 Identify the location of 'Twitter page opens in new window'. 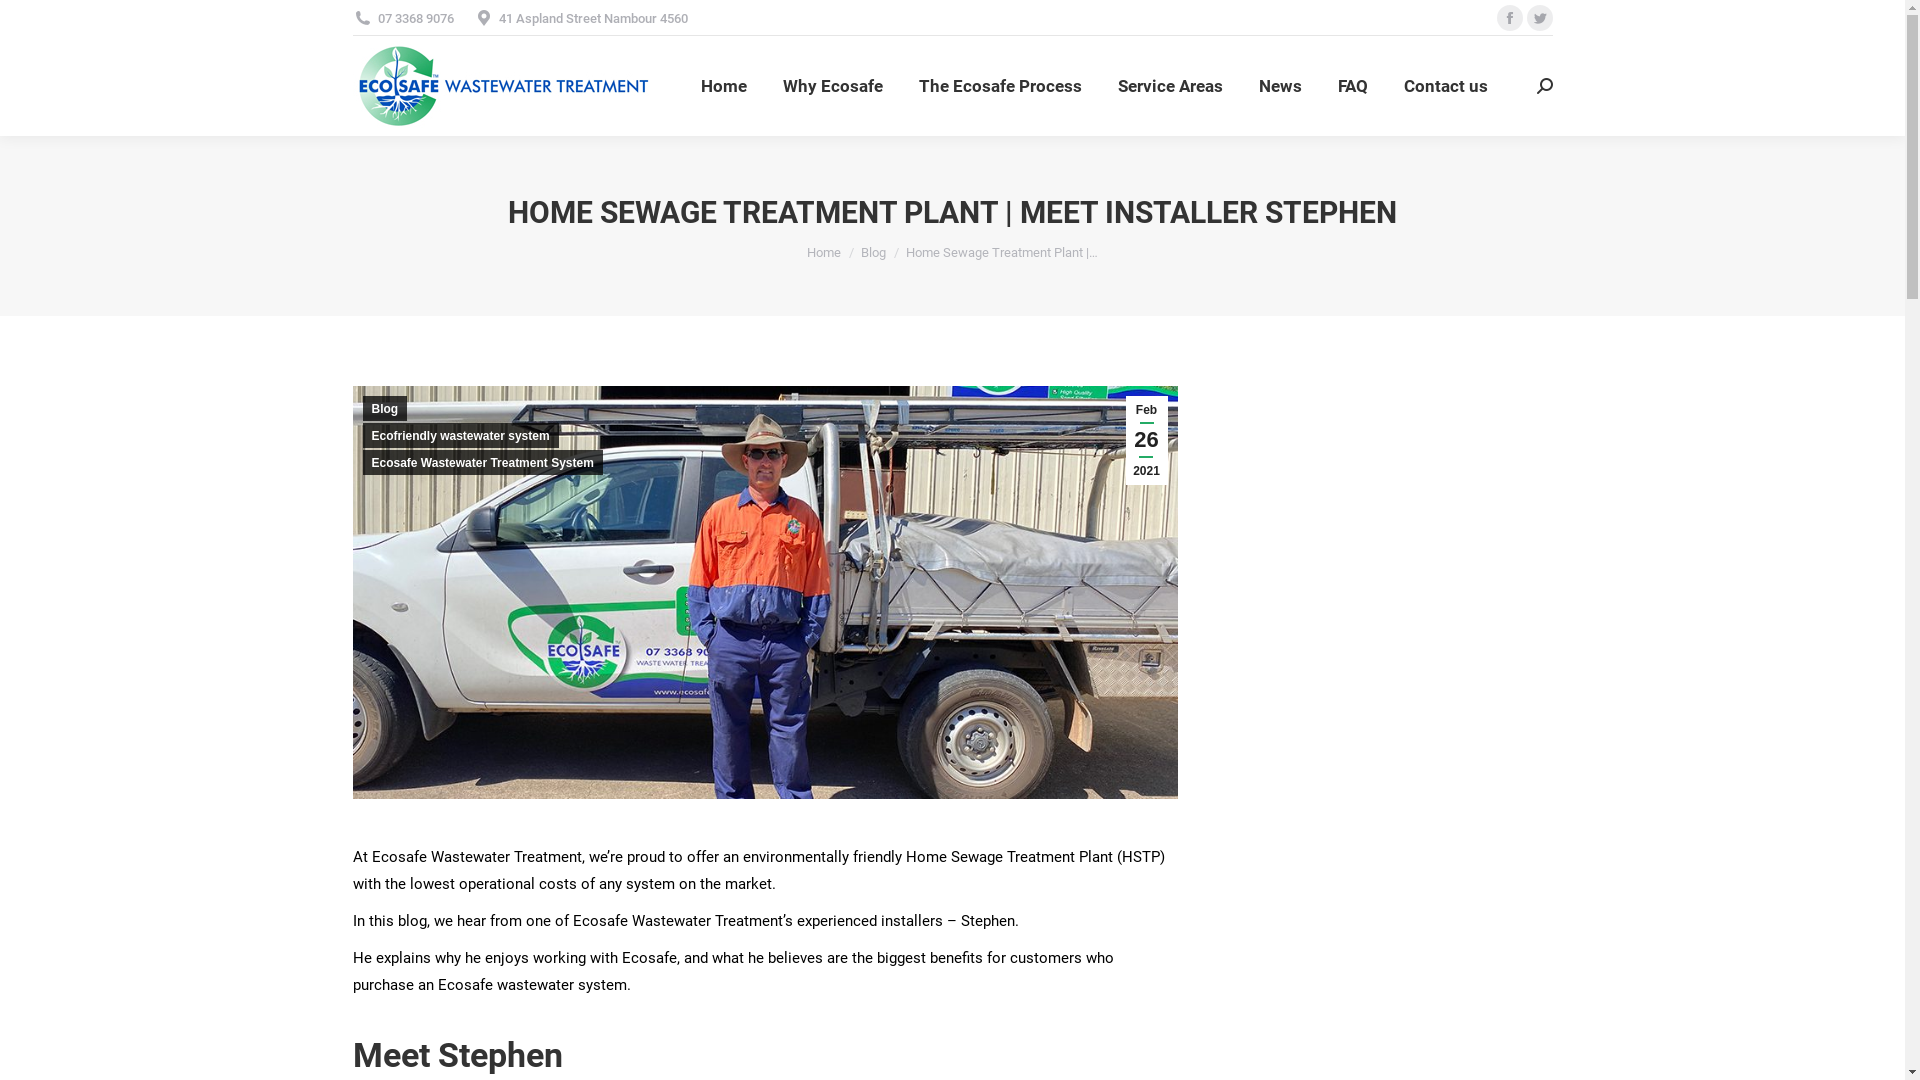
(1525, 18).